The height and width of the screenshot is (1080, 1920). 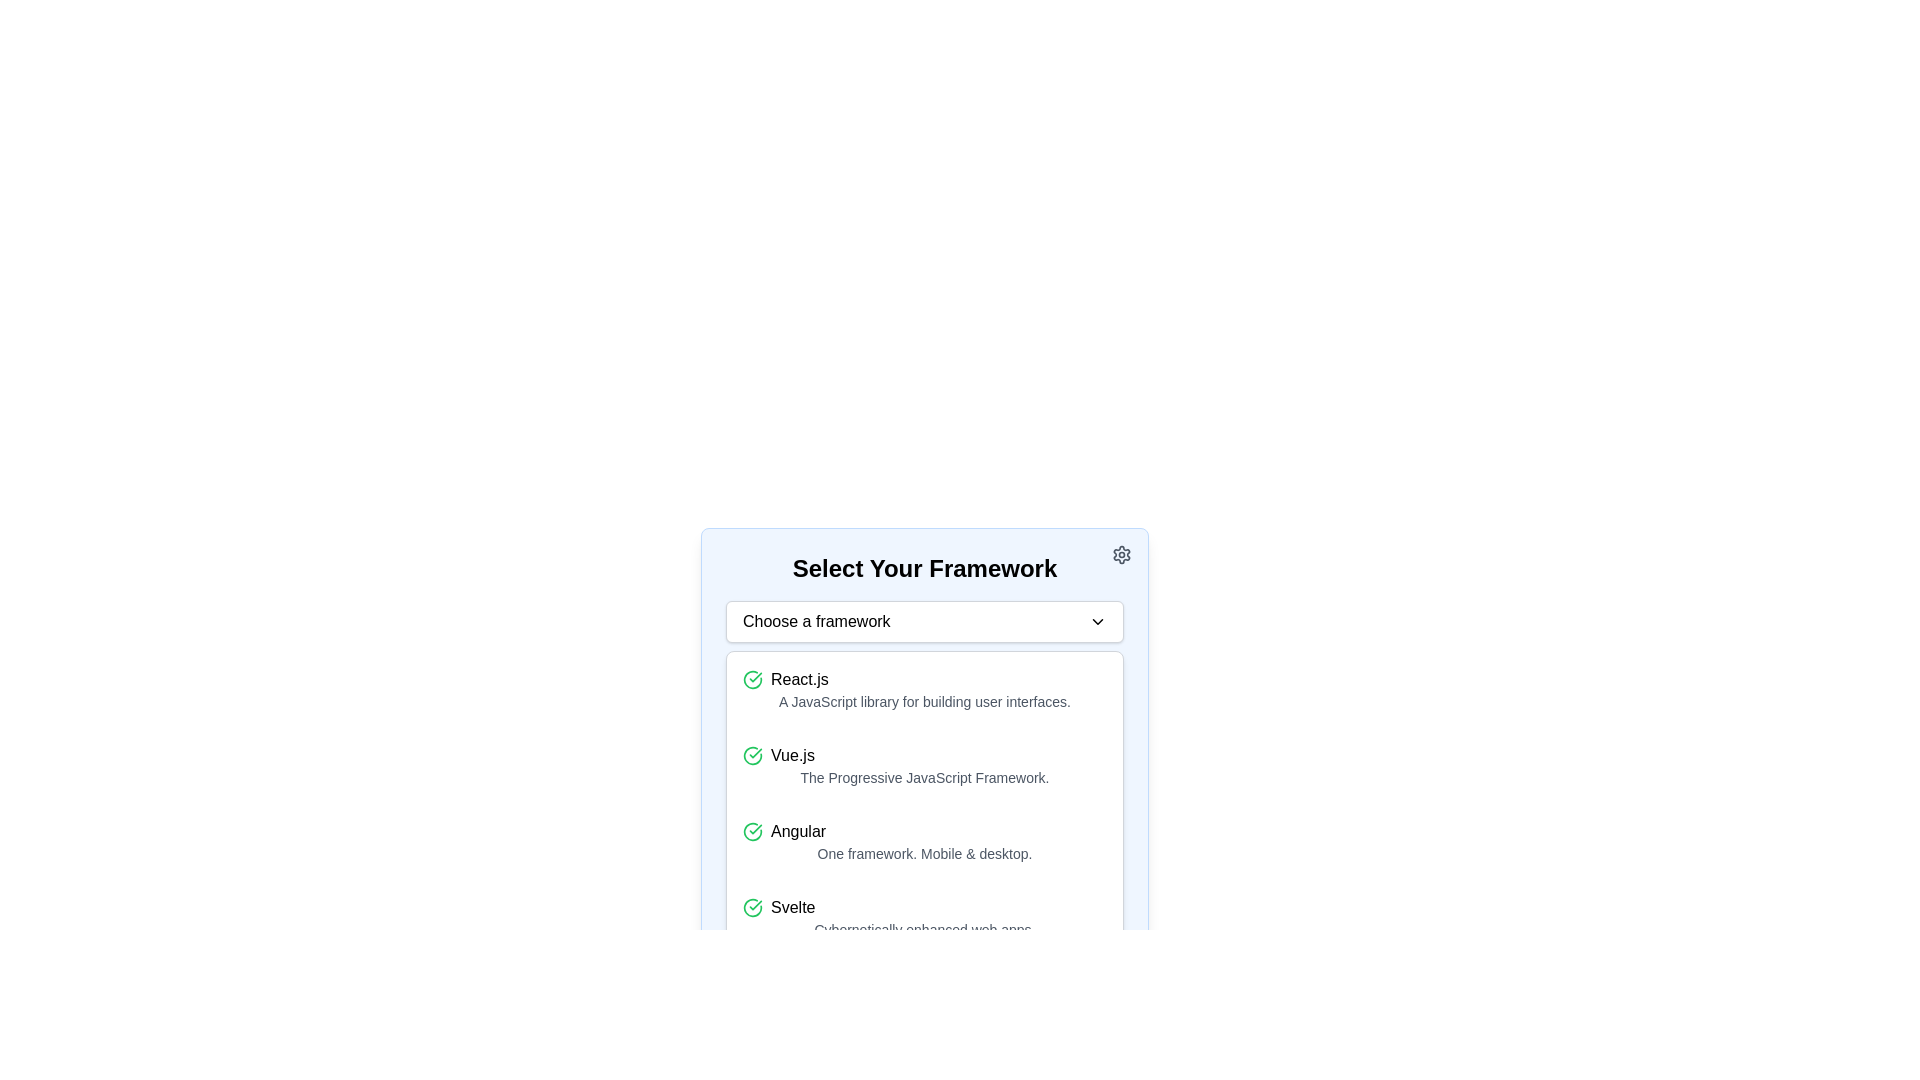 What do you see at coordinates (752, 832) in the screenshot?
I see `the icon representing the successful selection of 'Angular'` at bounding box center [752, 832].